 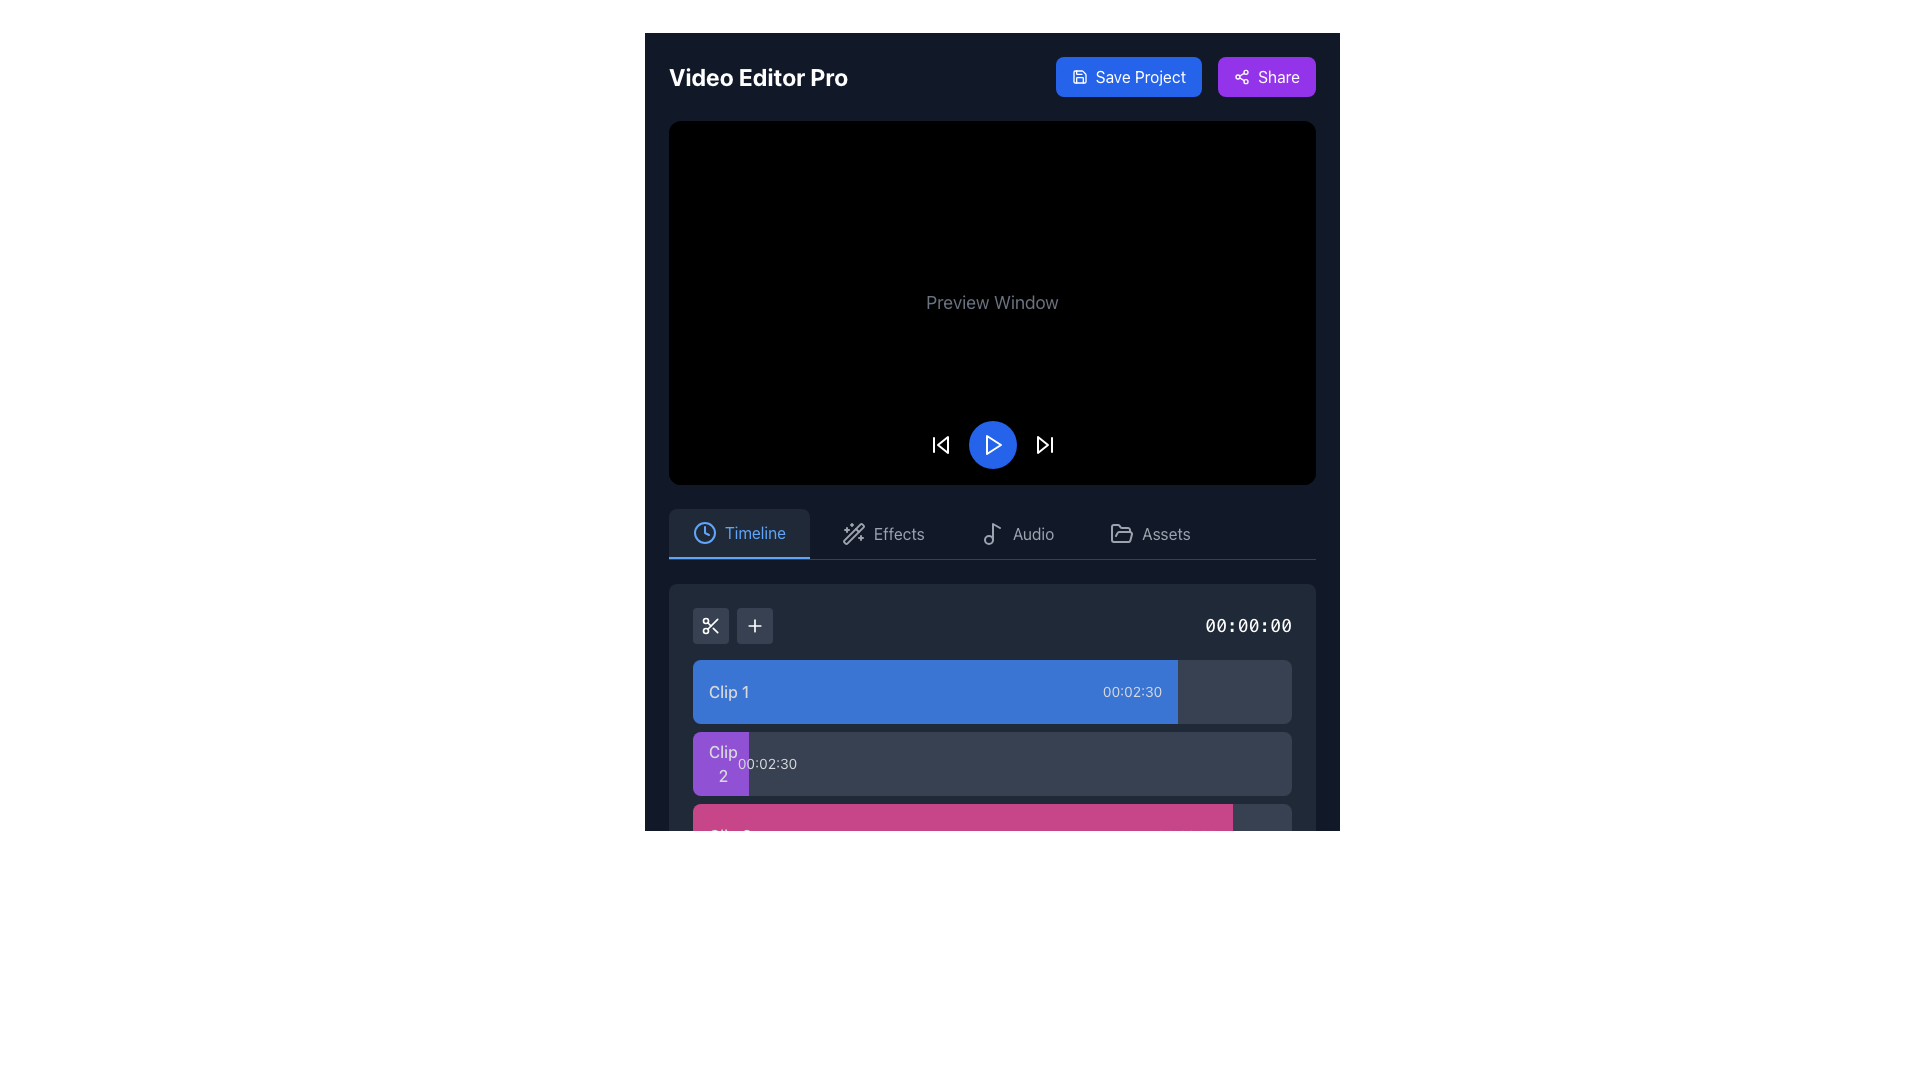 I want to click on the play button located at the horizontal center of the toolbar below the preview window, the second button in sequence between the skip forward and skip backward buttons to play the video, so click(x=992, y=443).